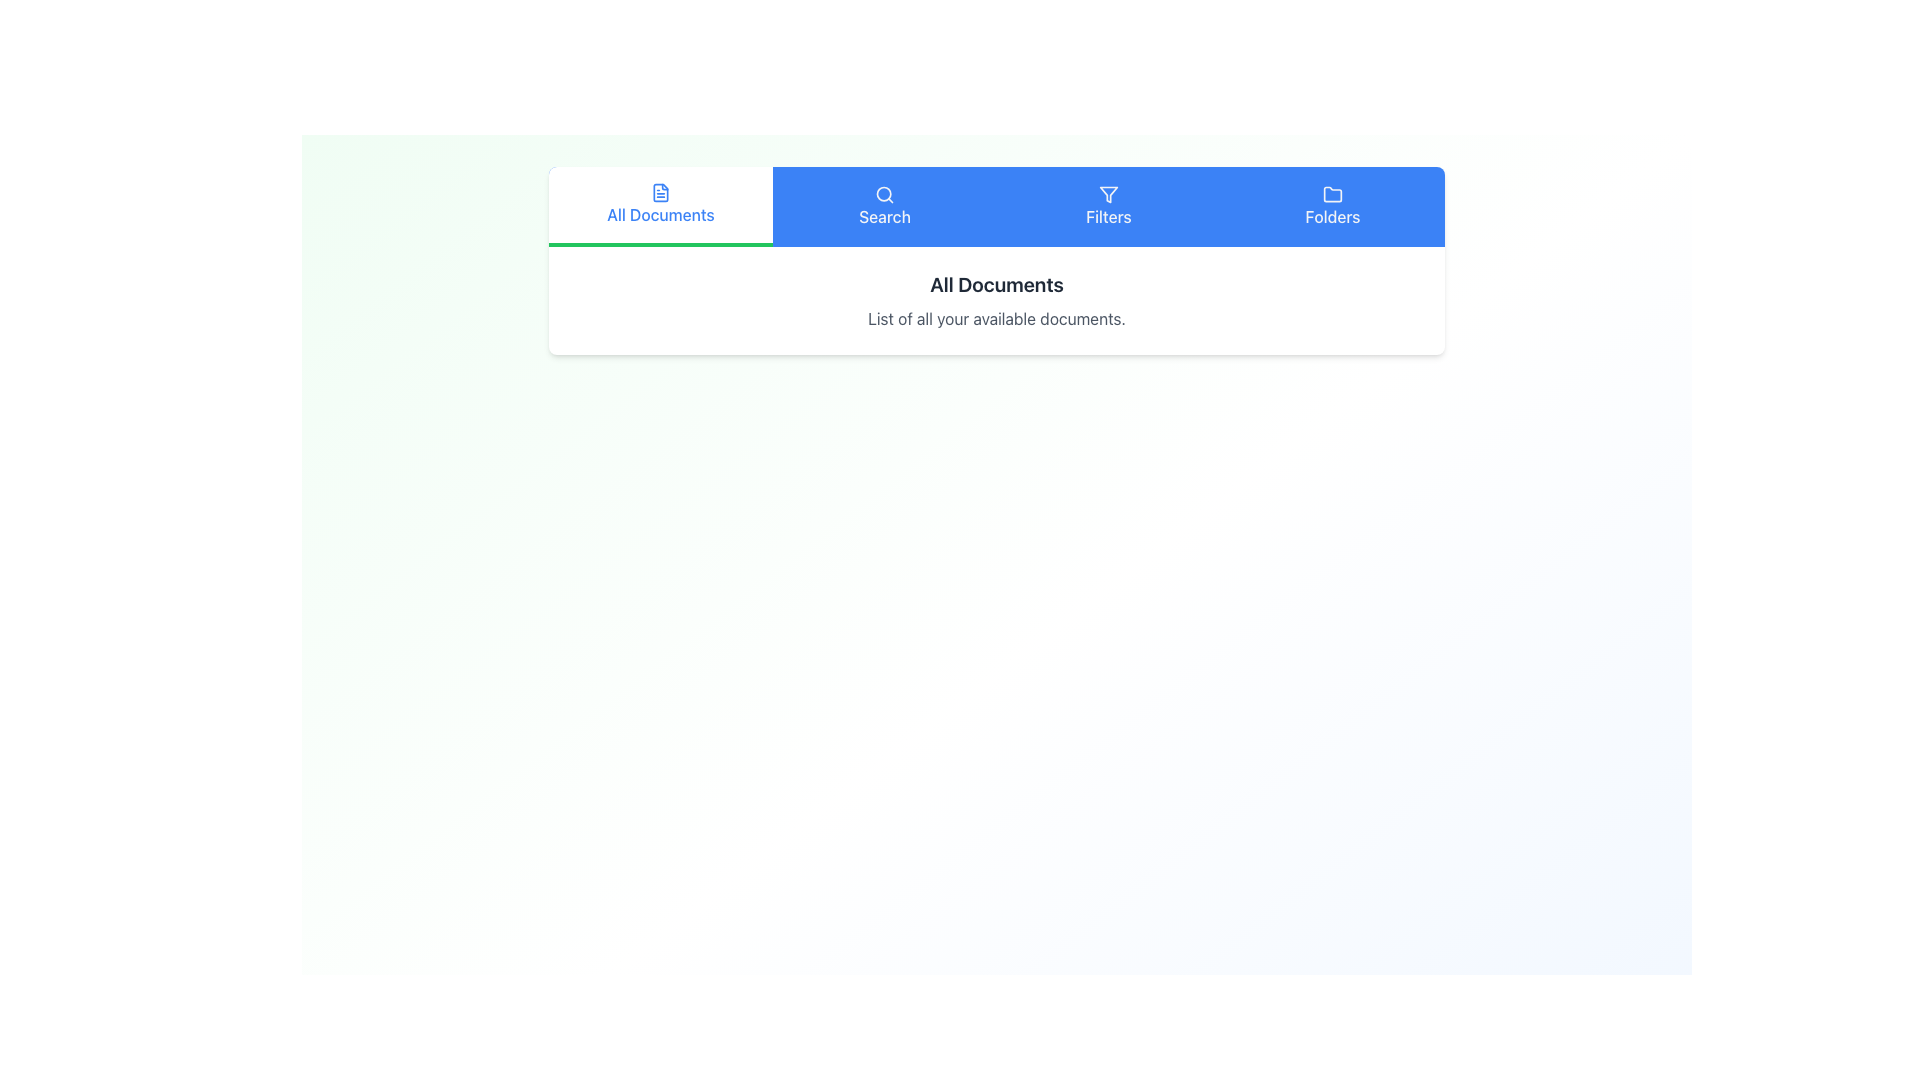 The width and height of the screenshot is (1920, 1080). Describe the element at coordinates (661, 207) in the screenshot. I see `the first button in the horizontal row at the top of the page` at that location.